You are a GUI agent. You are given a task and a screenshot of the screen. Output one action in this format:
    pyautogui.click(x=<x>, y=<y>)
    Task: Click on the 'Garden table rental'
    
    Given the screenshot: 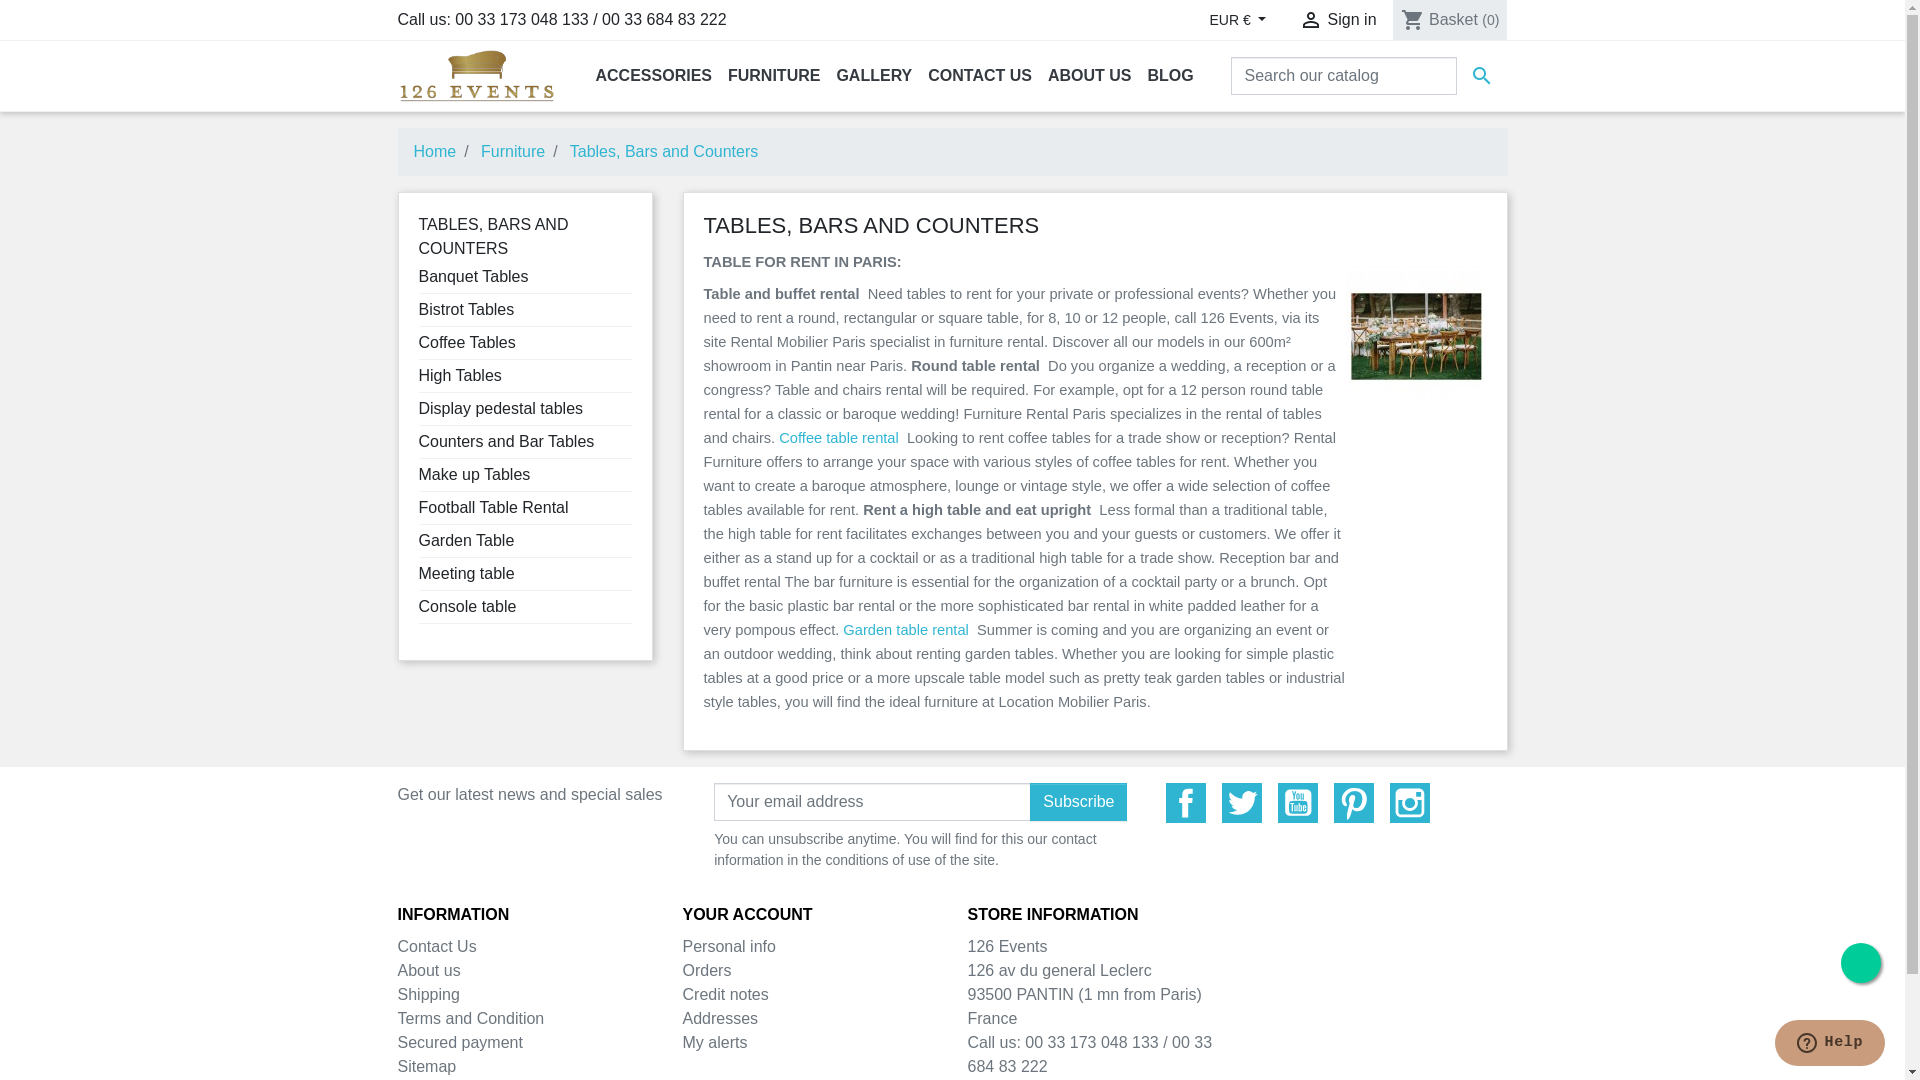 What is the action you would take?
    pyautogui.click(x=904, y=628)
    